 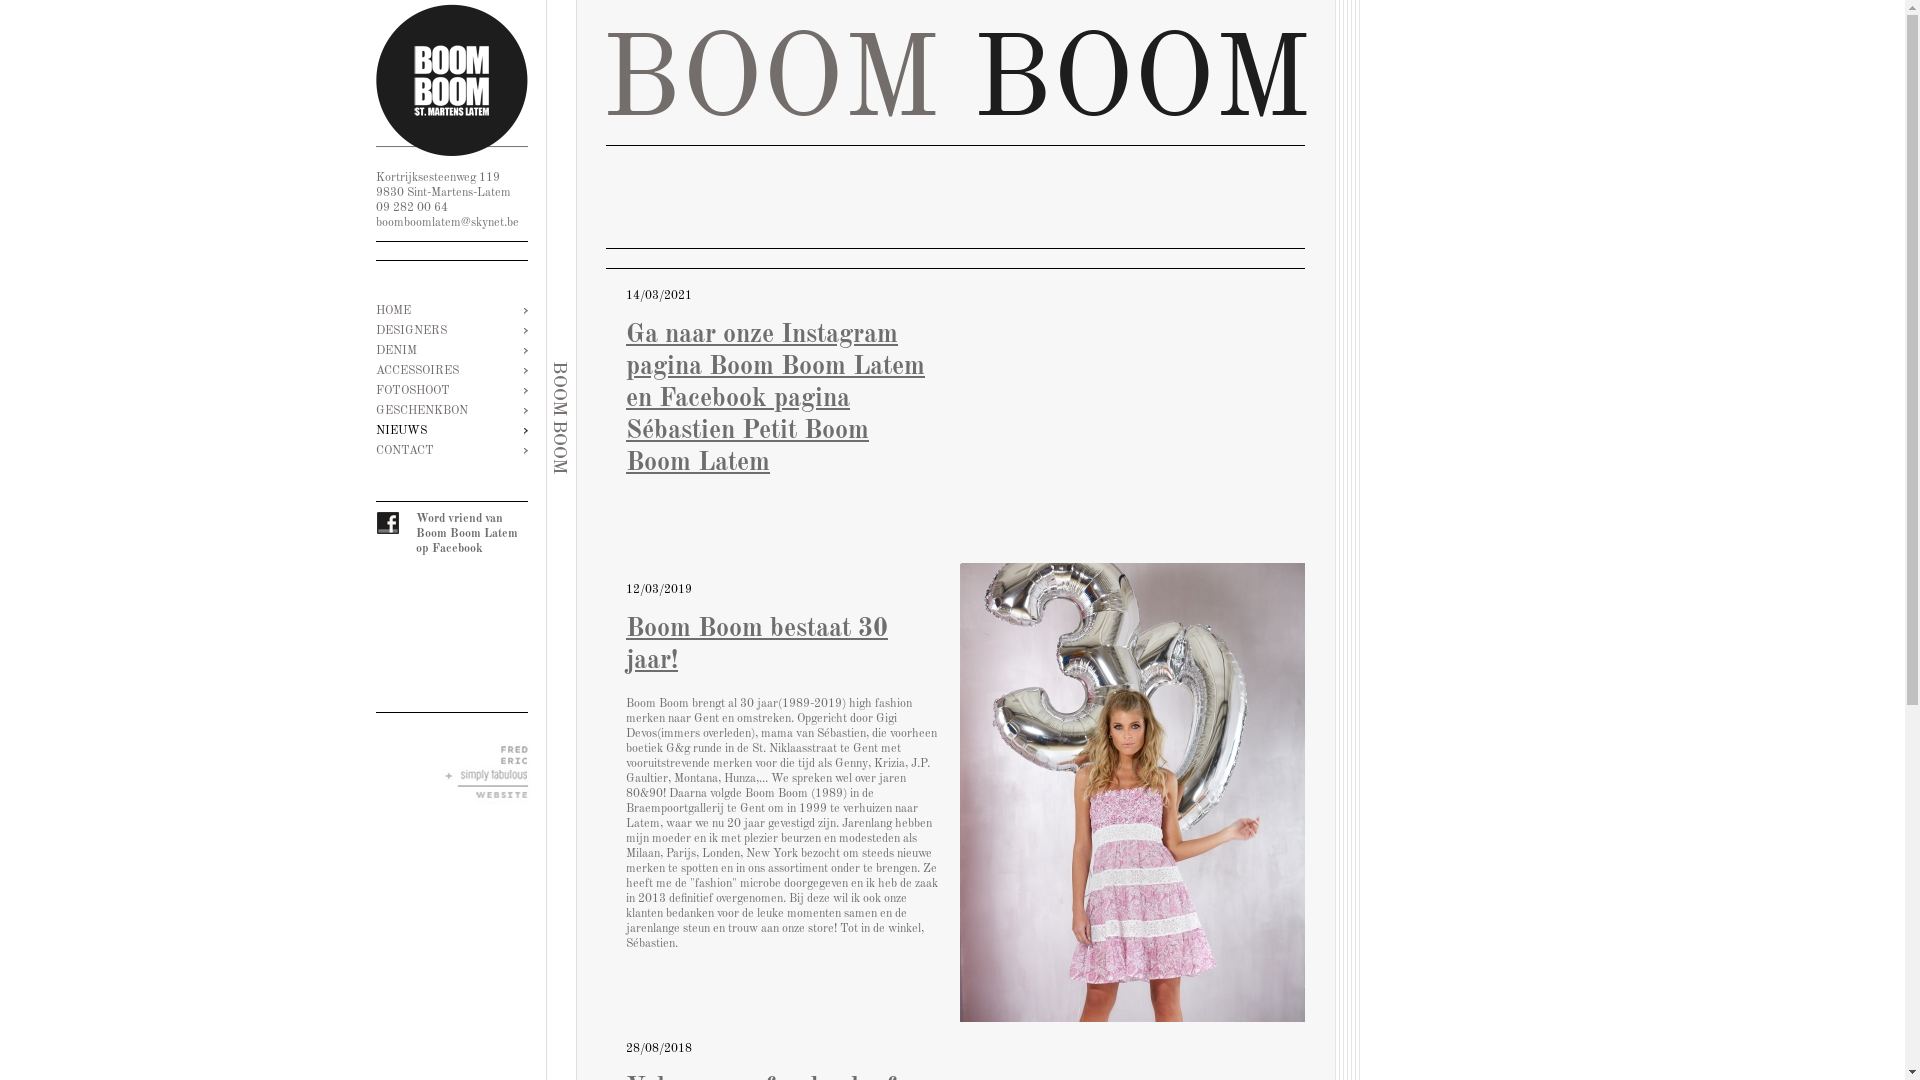 What do you see at coordinates (1132, 791) in the screenshot?
I see `'Boom Boom bestaat 30 jaar!'` at bounding box center [1132, 791].